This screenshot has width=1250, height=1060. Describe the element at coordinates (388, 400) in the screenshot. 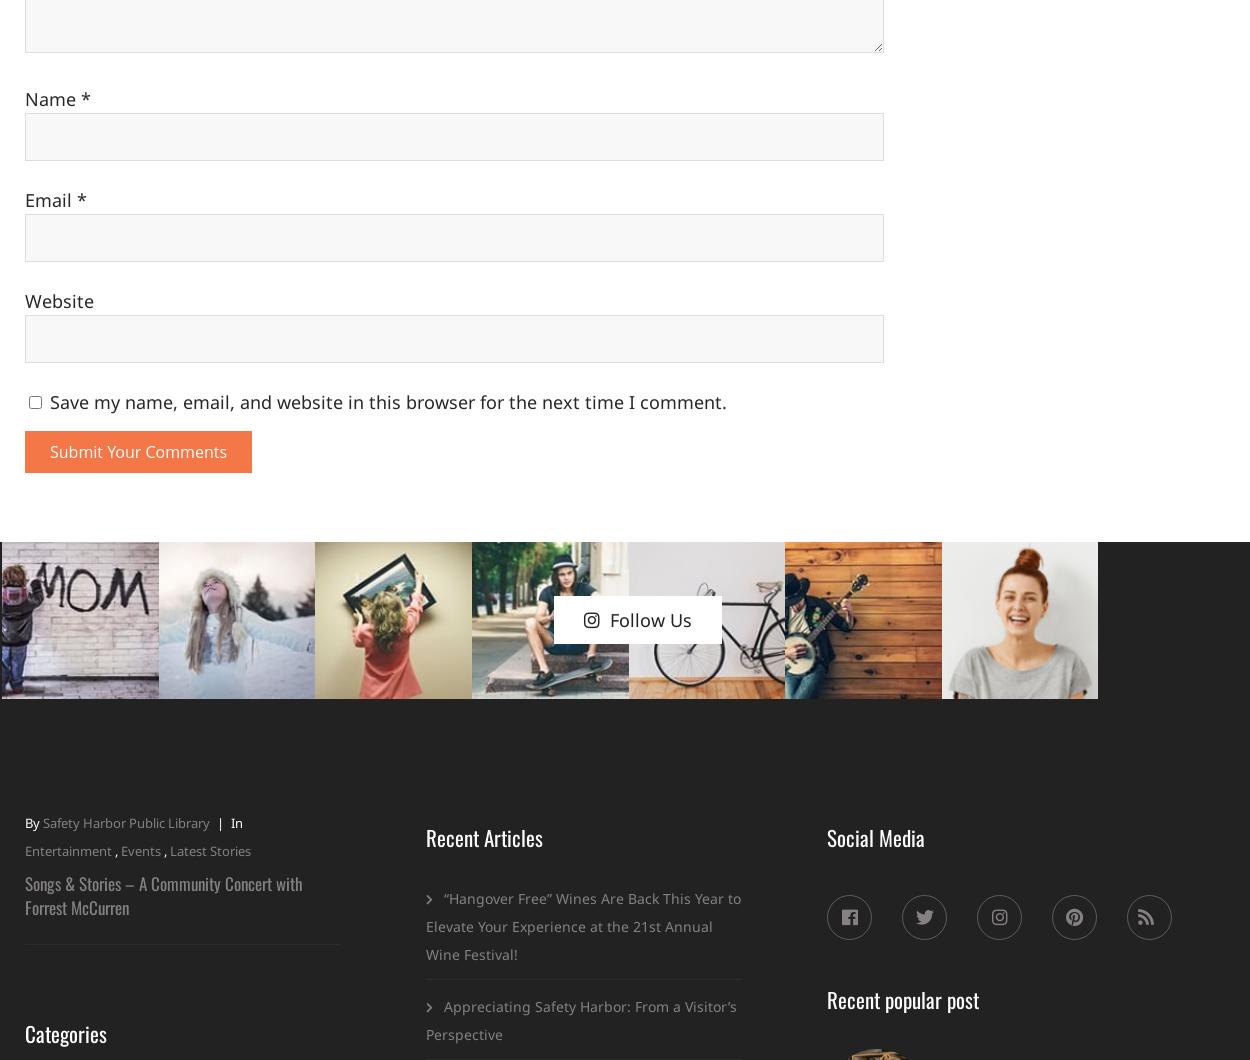

I see `'Save my name, email, and website in this browser for the next time I comment.'` at that location.